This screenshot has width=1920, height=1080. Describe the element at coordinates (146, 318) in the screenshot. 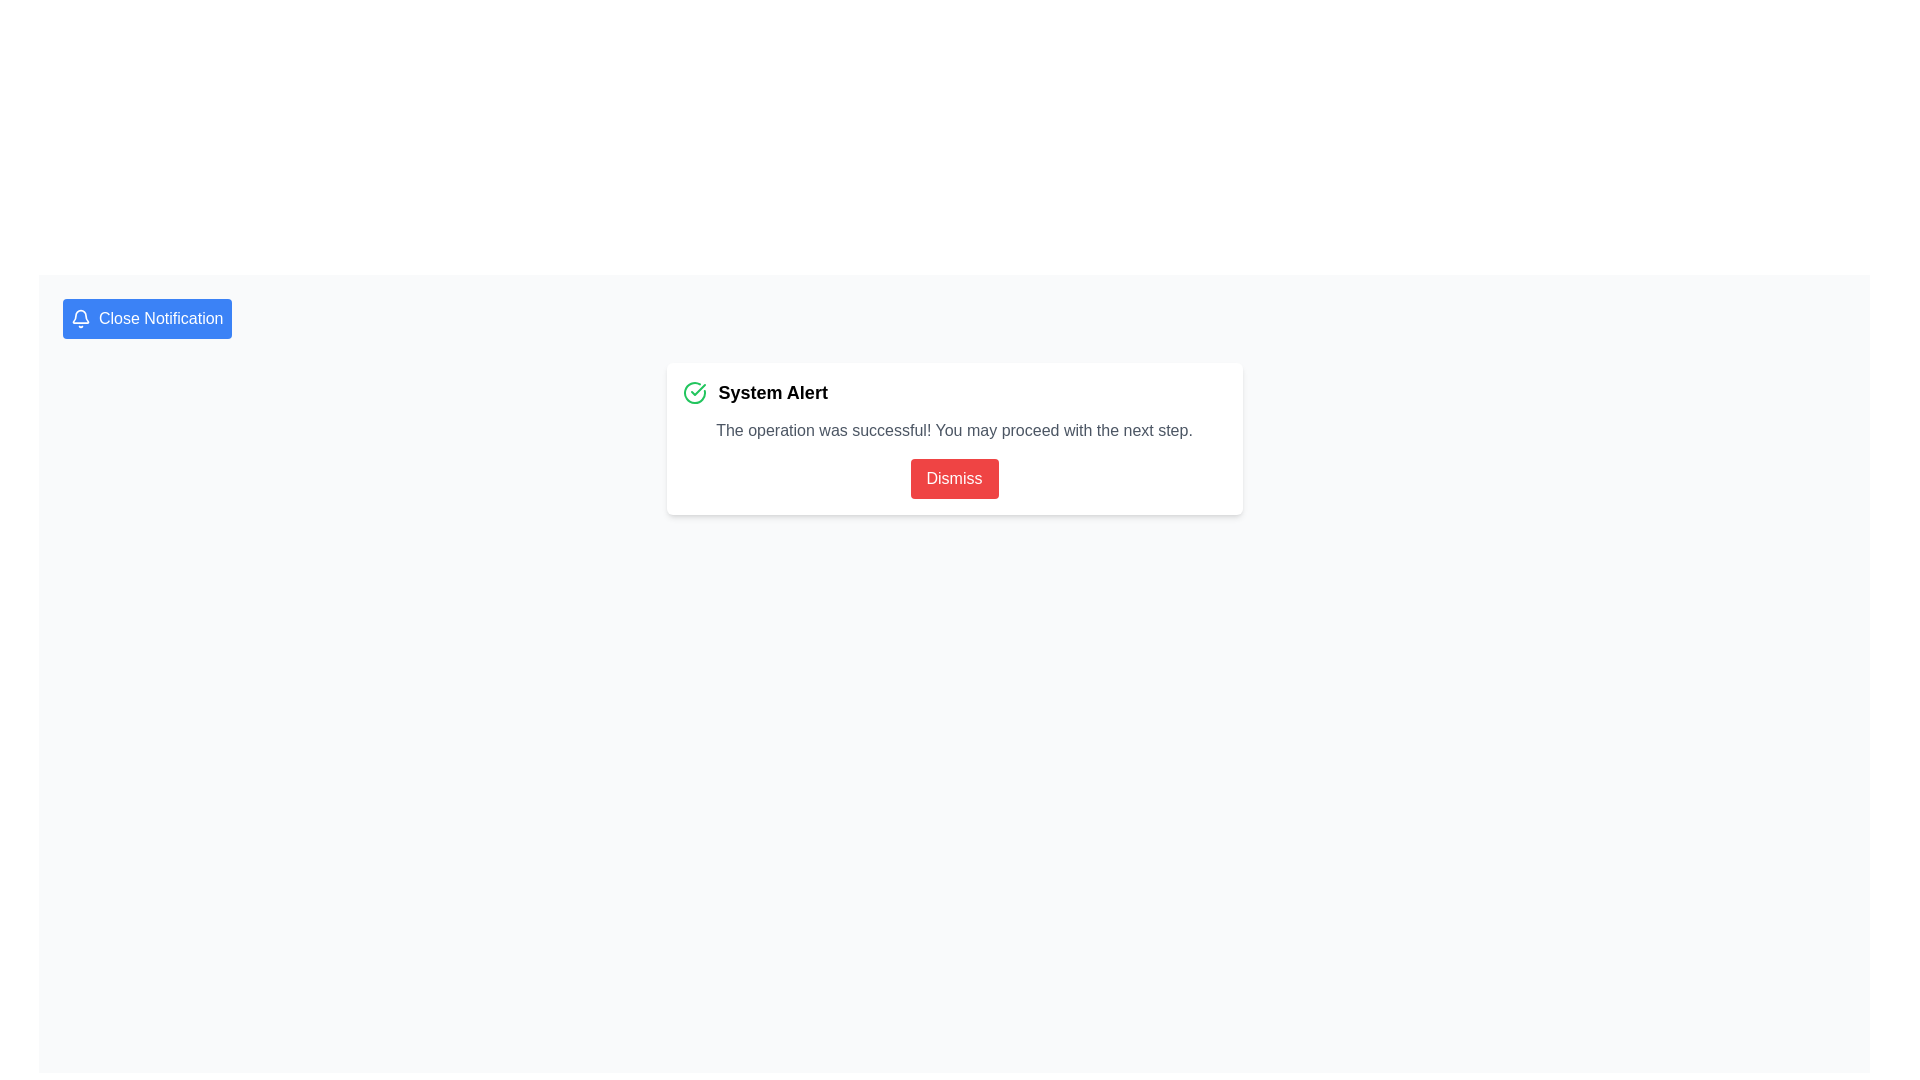

I see `the blue rectangular button labeled 'Close Notification' to trigger its hover effects` at that location.